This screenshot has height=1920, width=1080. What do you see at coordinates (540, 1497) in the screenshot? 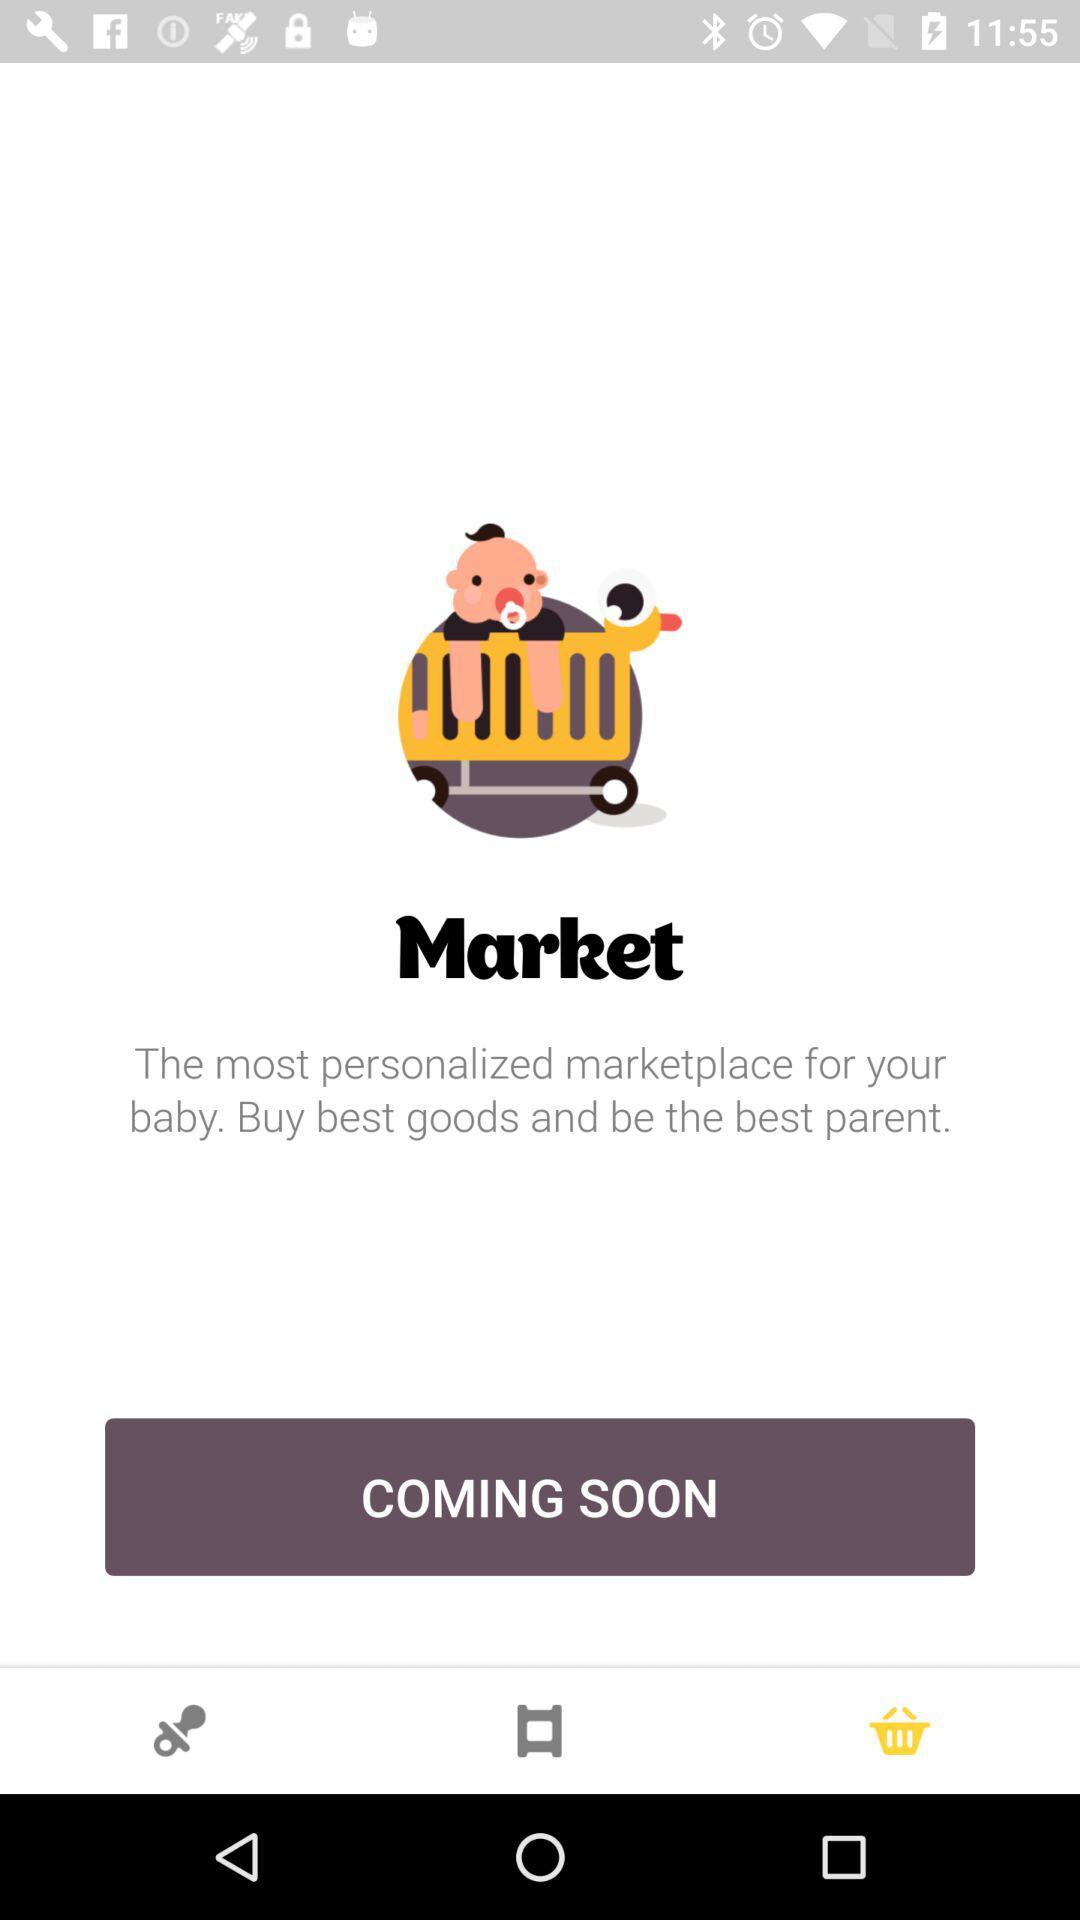
I see `coming soon item` at bounding box center [540, 1497].